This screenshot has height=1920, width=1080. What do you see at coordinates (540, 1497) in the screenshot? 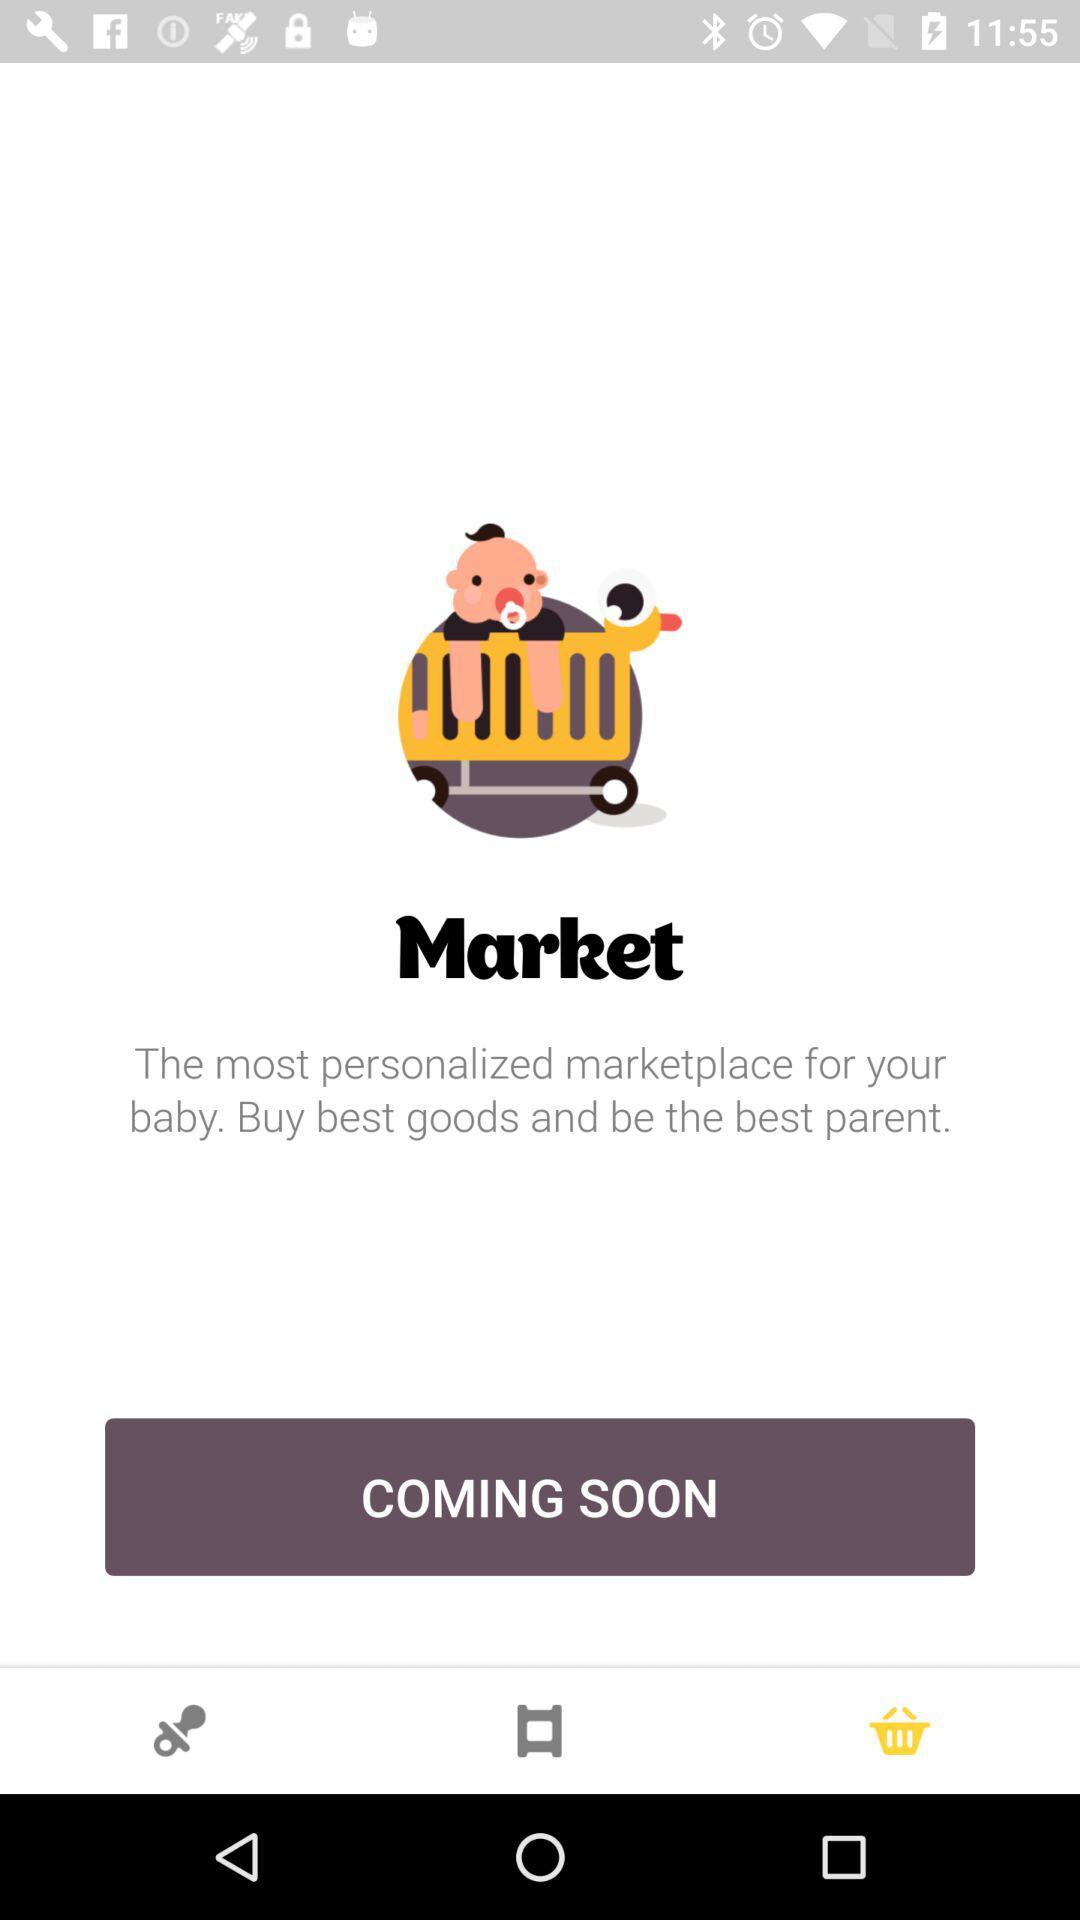
I see `coming soon item` at bounding box center [540, 1497].